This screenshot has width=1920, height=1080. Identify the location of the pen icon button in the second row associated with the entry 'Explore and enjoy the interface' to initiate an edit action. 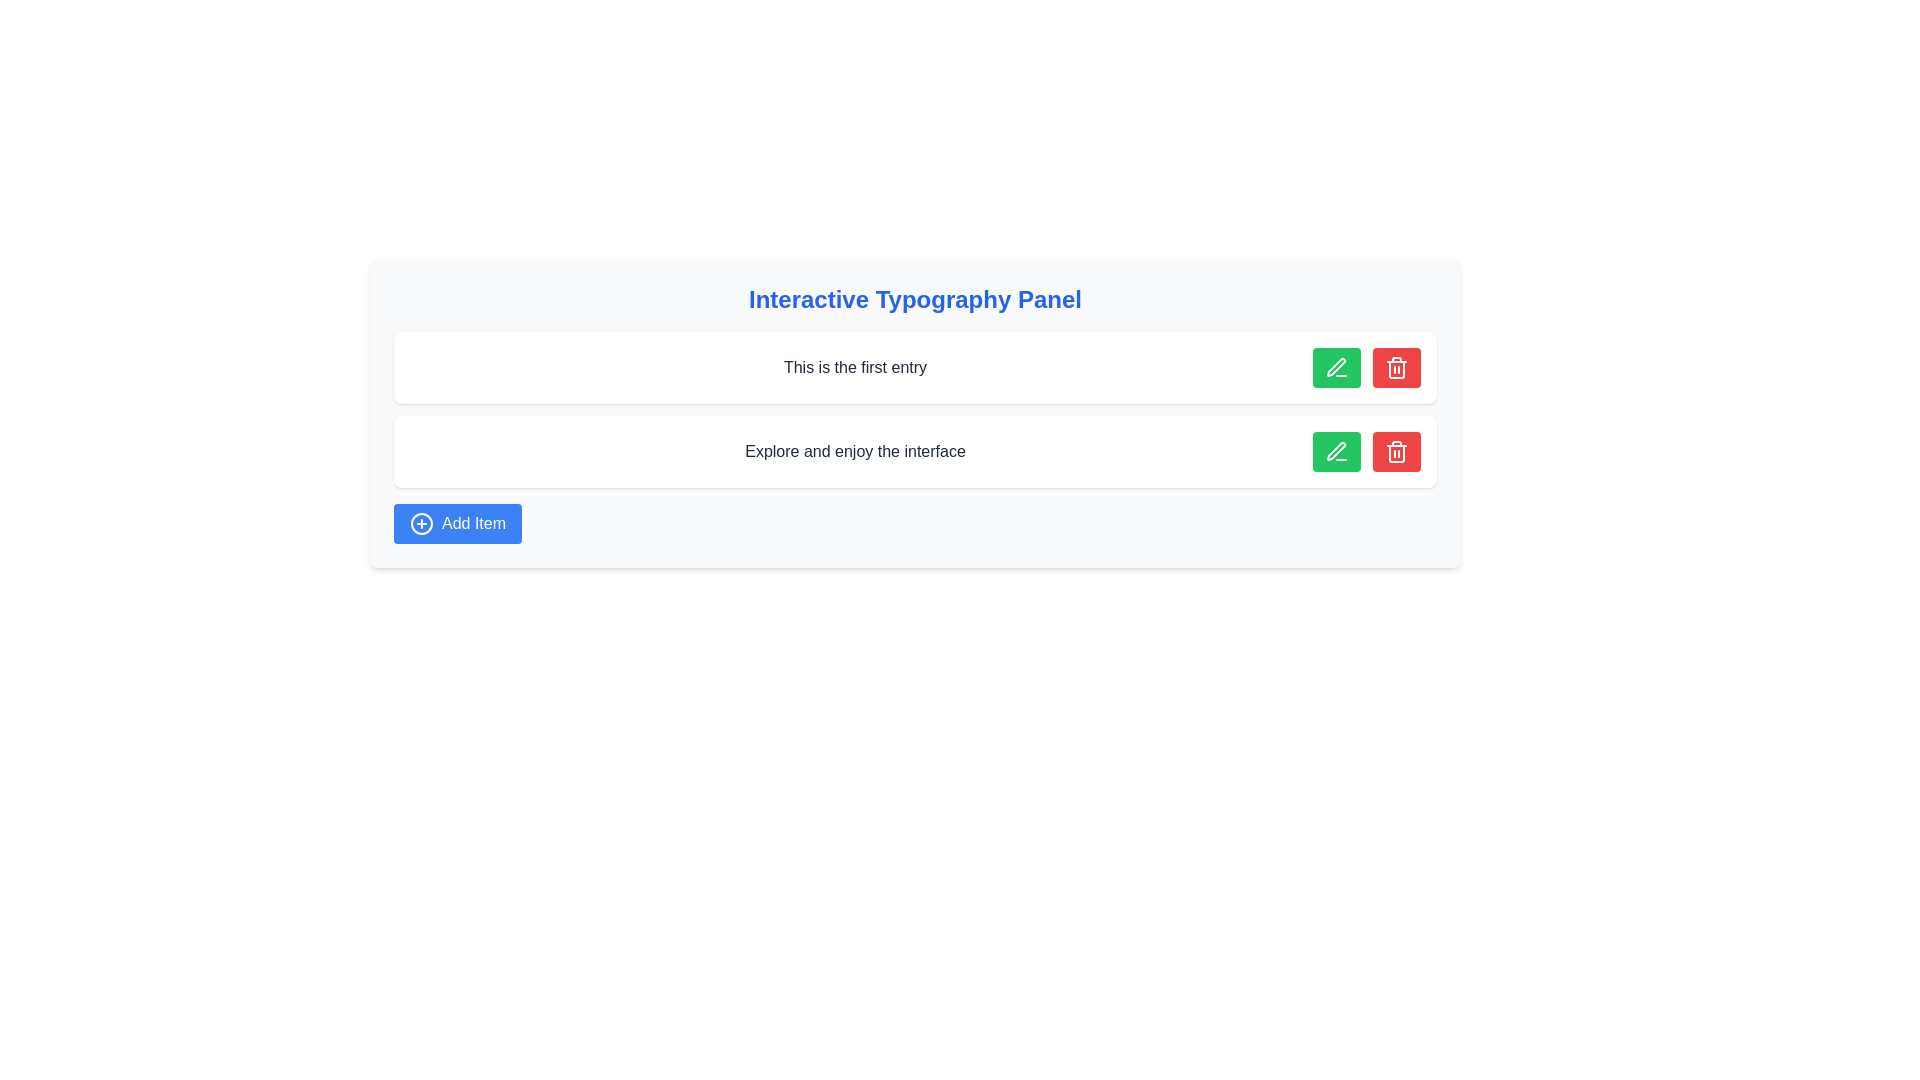
(1337, 451).